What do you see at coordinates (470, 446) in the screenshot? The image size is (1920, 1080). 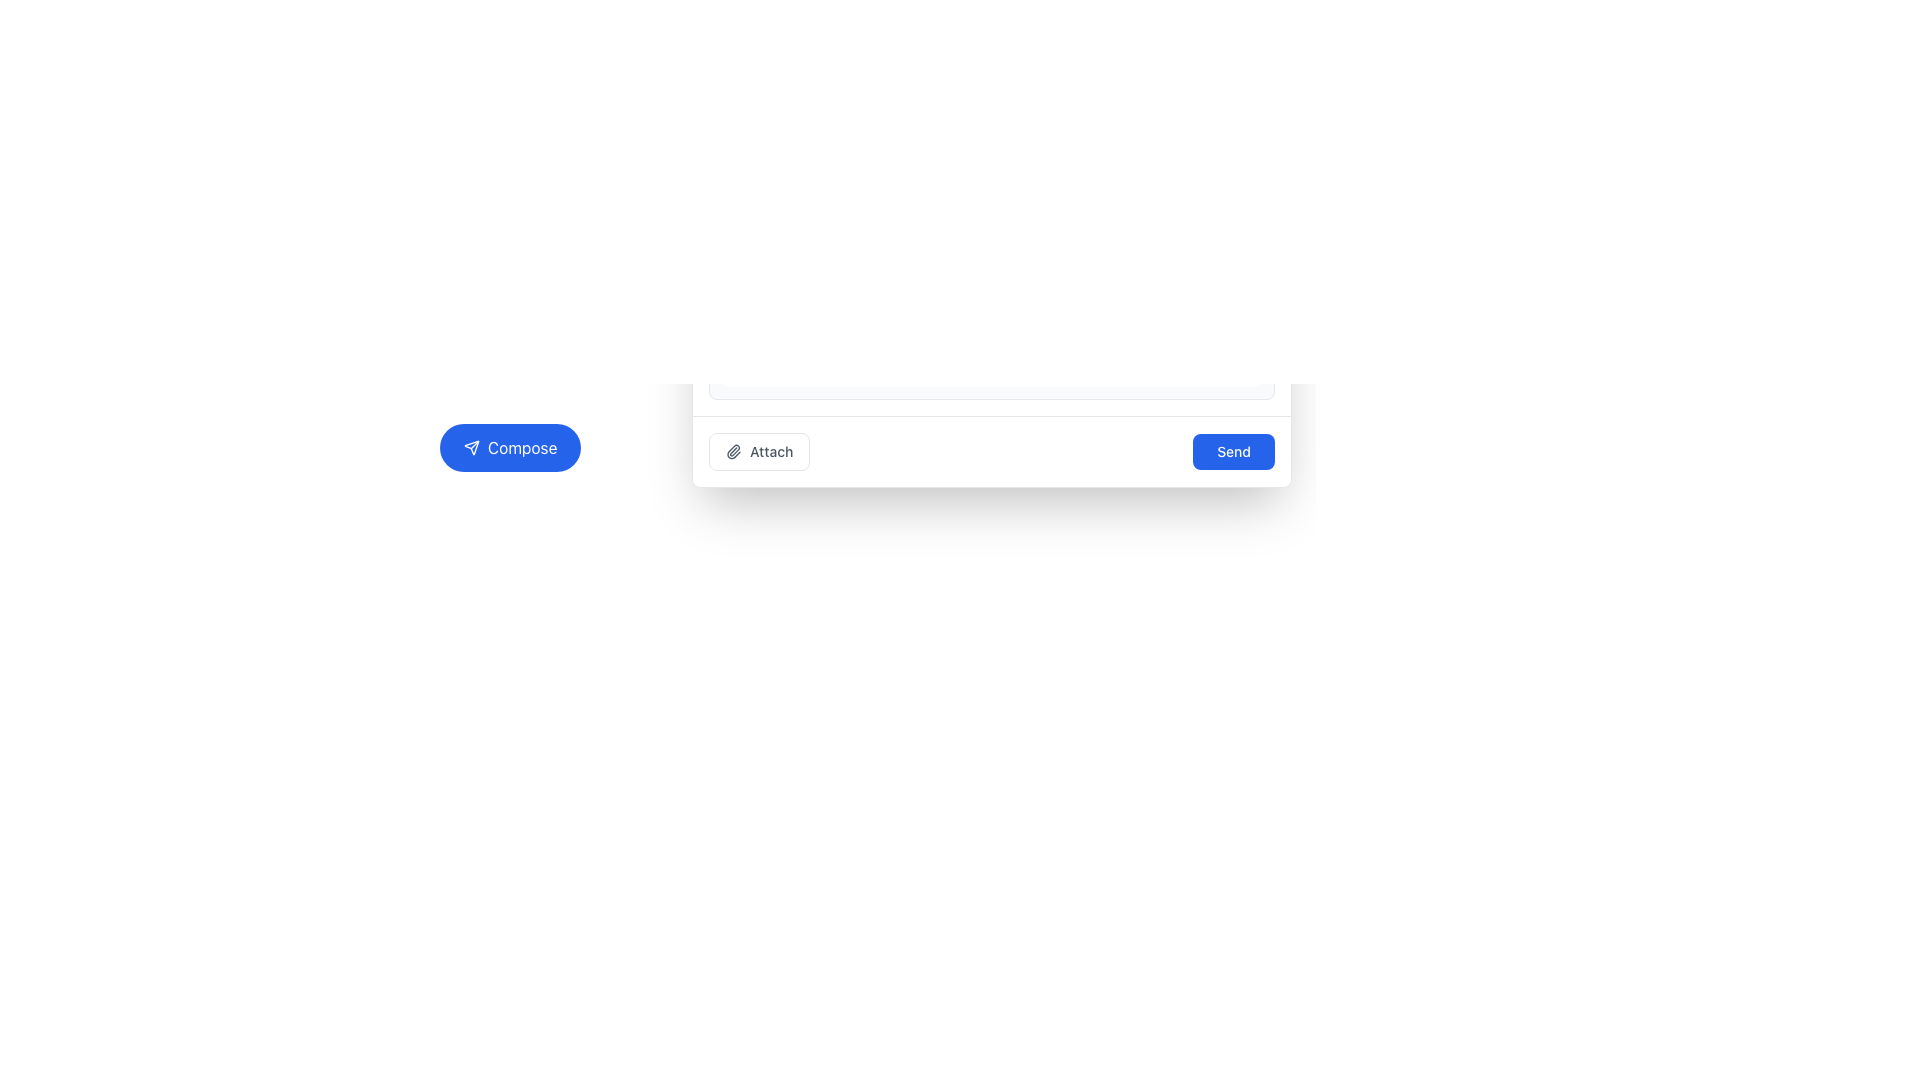 I see `the icon within the 'Compose' button that has a blue background and white text, which signifies composing or sending a message` at bounding box center [470, 446].